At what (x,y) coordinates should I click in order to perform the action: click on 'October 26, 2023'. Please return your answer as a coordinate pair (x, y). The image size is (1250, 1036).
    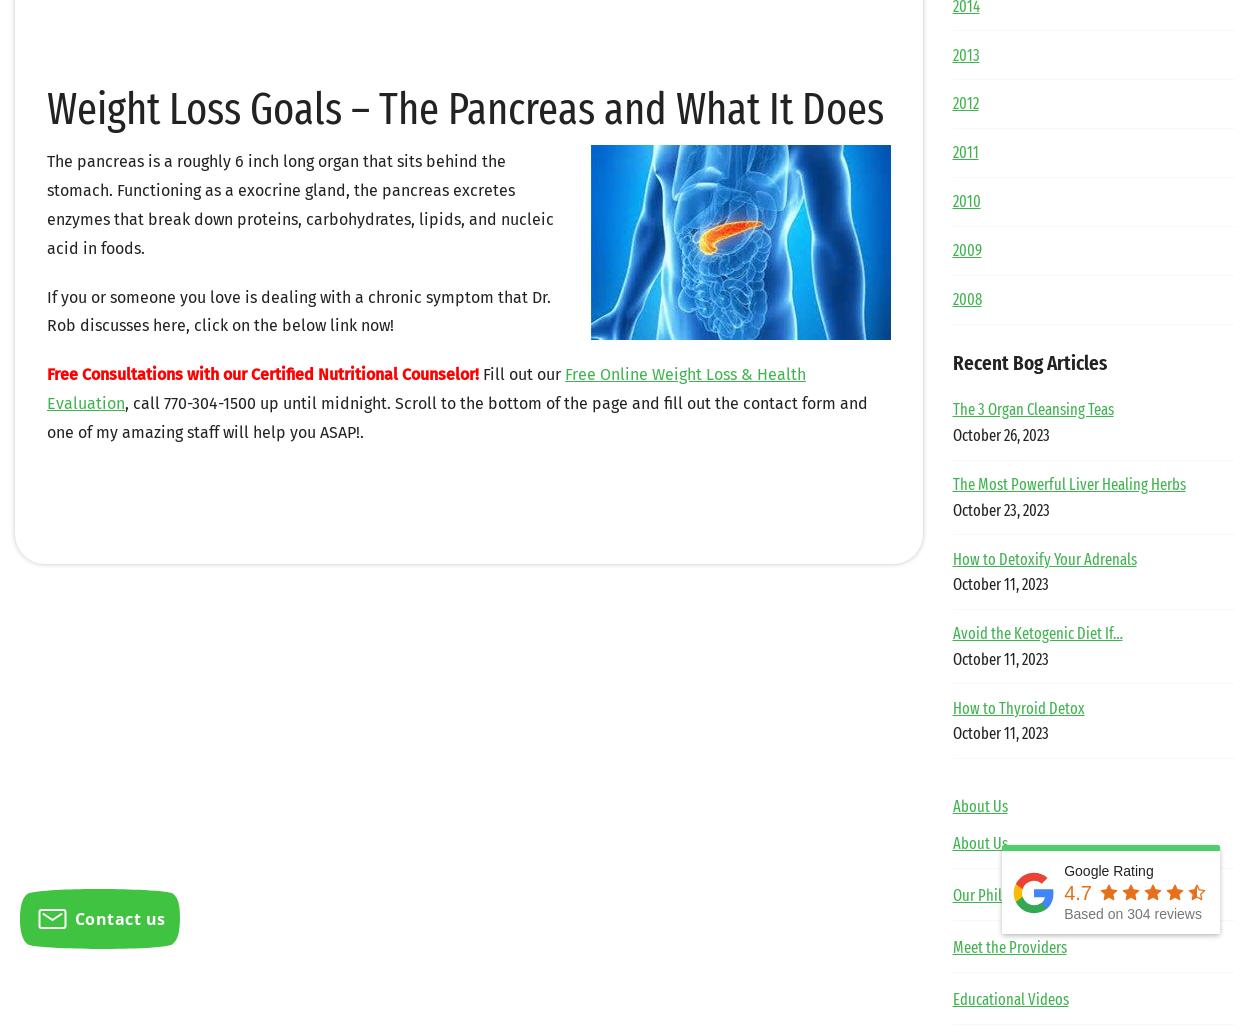
    Looking at the image, I should click on (951, 435).